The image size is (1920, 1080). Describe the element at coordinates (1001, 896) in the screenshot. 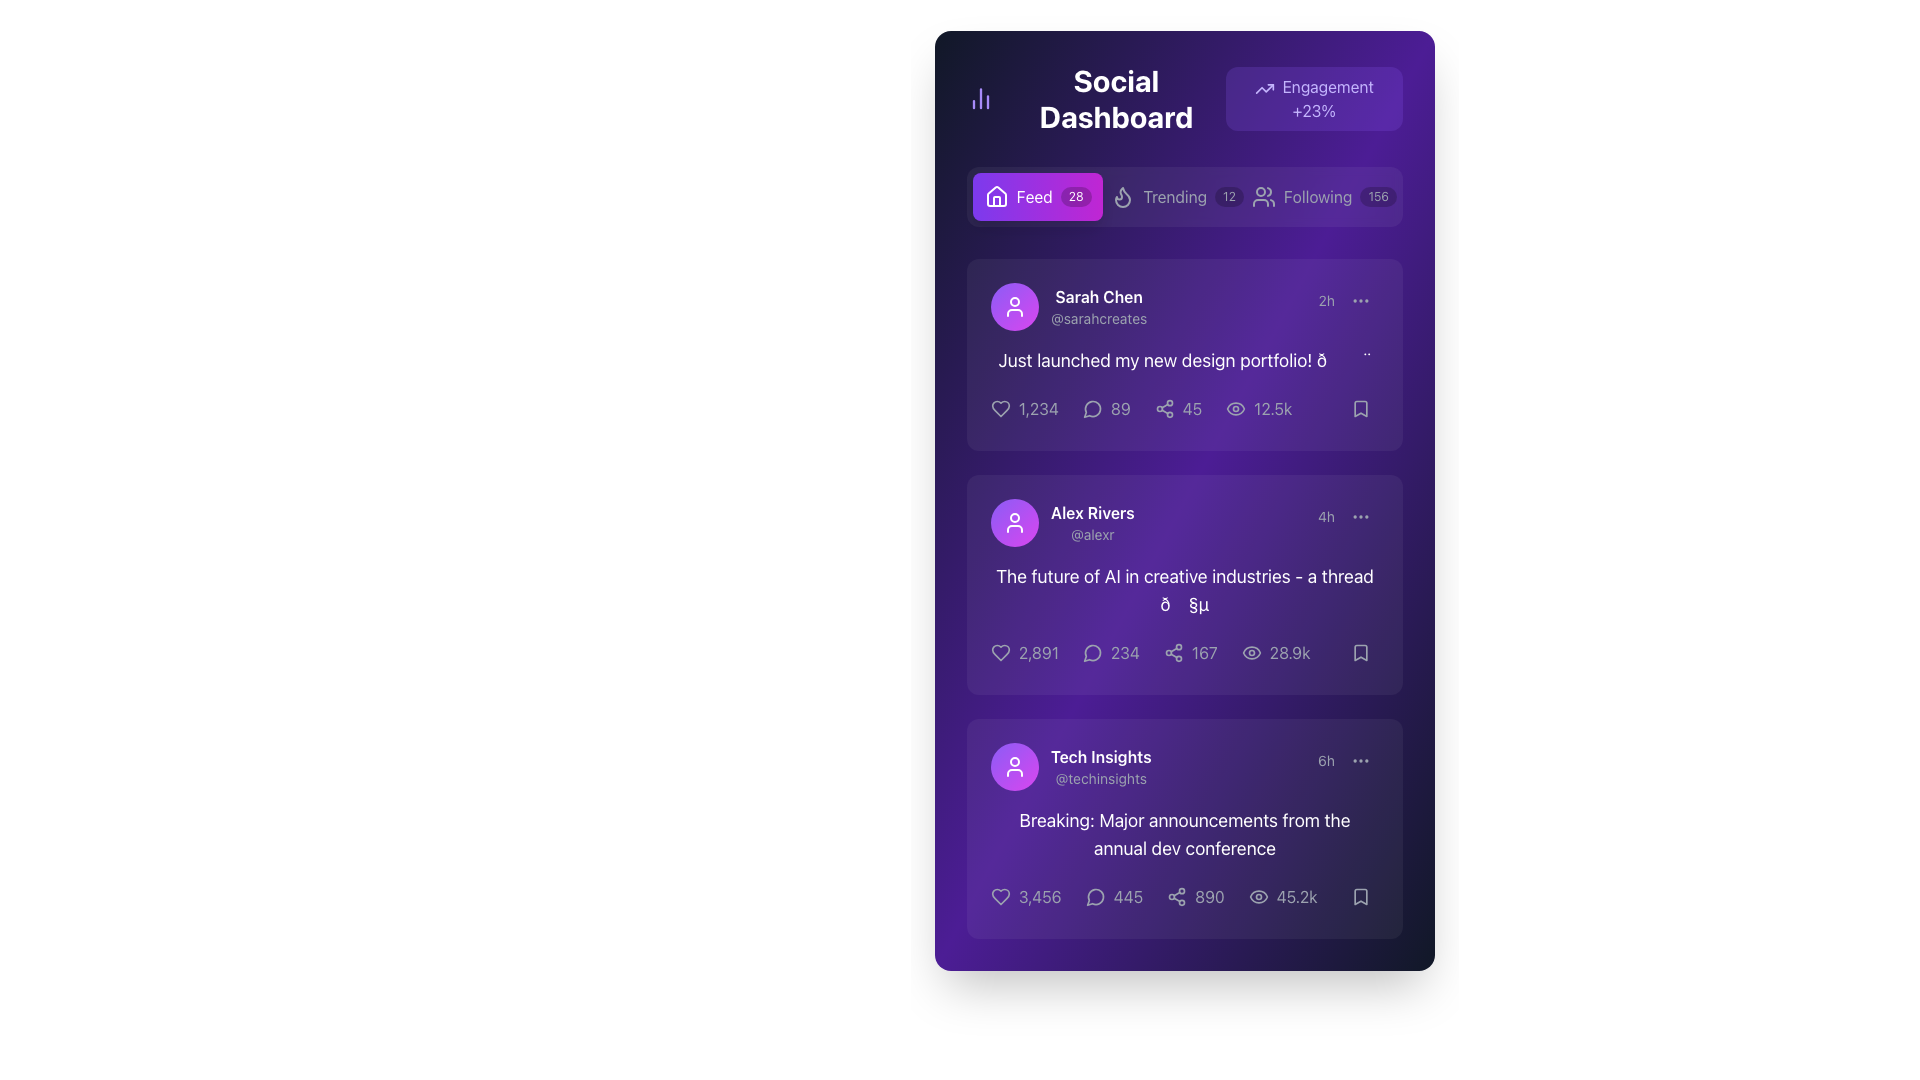

I see `the heart-shaped icon outlined in white to like or unlike the associated content, which is positioned to the left of the numerical text '3,456'` at that location.